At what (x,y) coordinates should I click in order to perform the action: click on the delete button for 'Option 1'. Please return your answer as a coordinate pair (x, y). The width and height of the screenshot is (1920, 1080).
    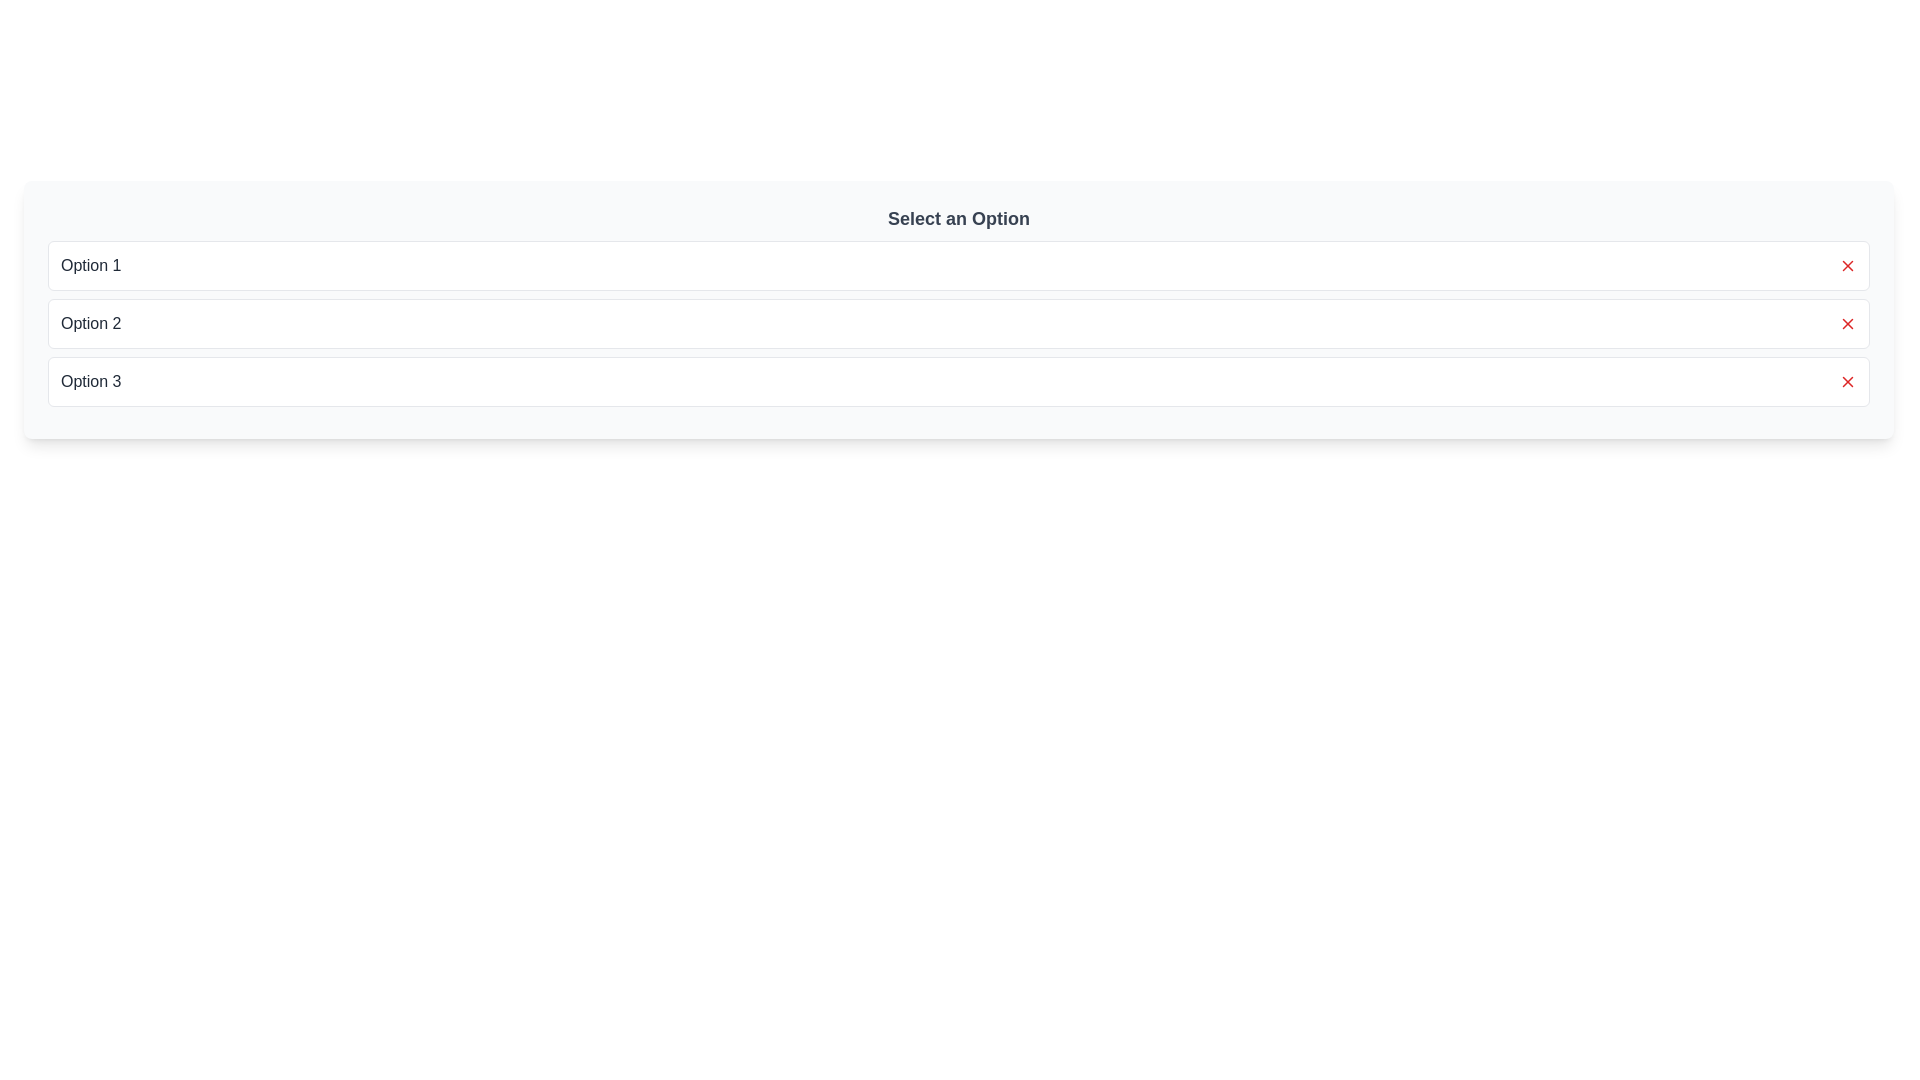
    Looking at the image, I should click on (1847, 265).